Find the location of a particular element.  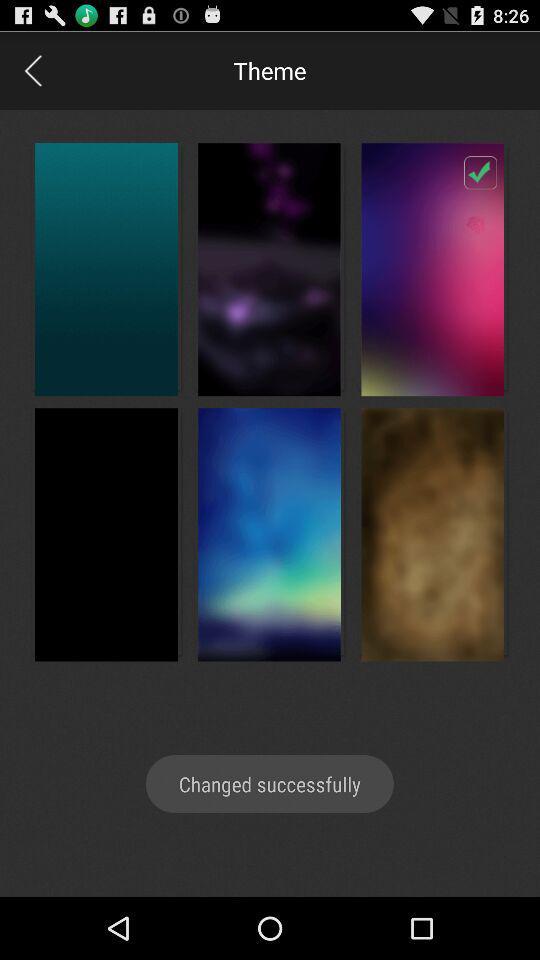

go back is located at coordinates (31, 70).